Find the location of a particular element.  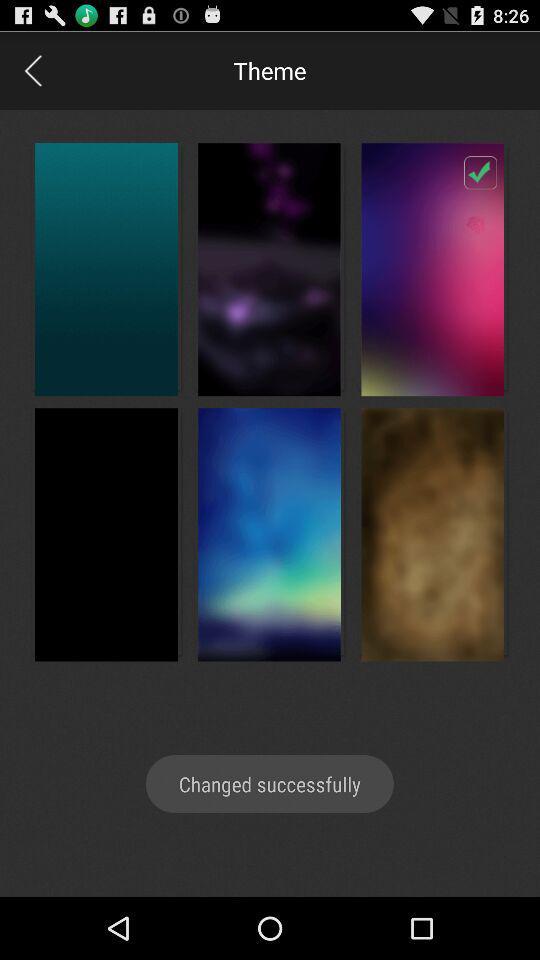

go back is located at coordinates (31, 70).